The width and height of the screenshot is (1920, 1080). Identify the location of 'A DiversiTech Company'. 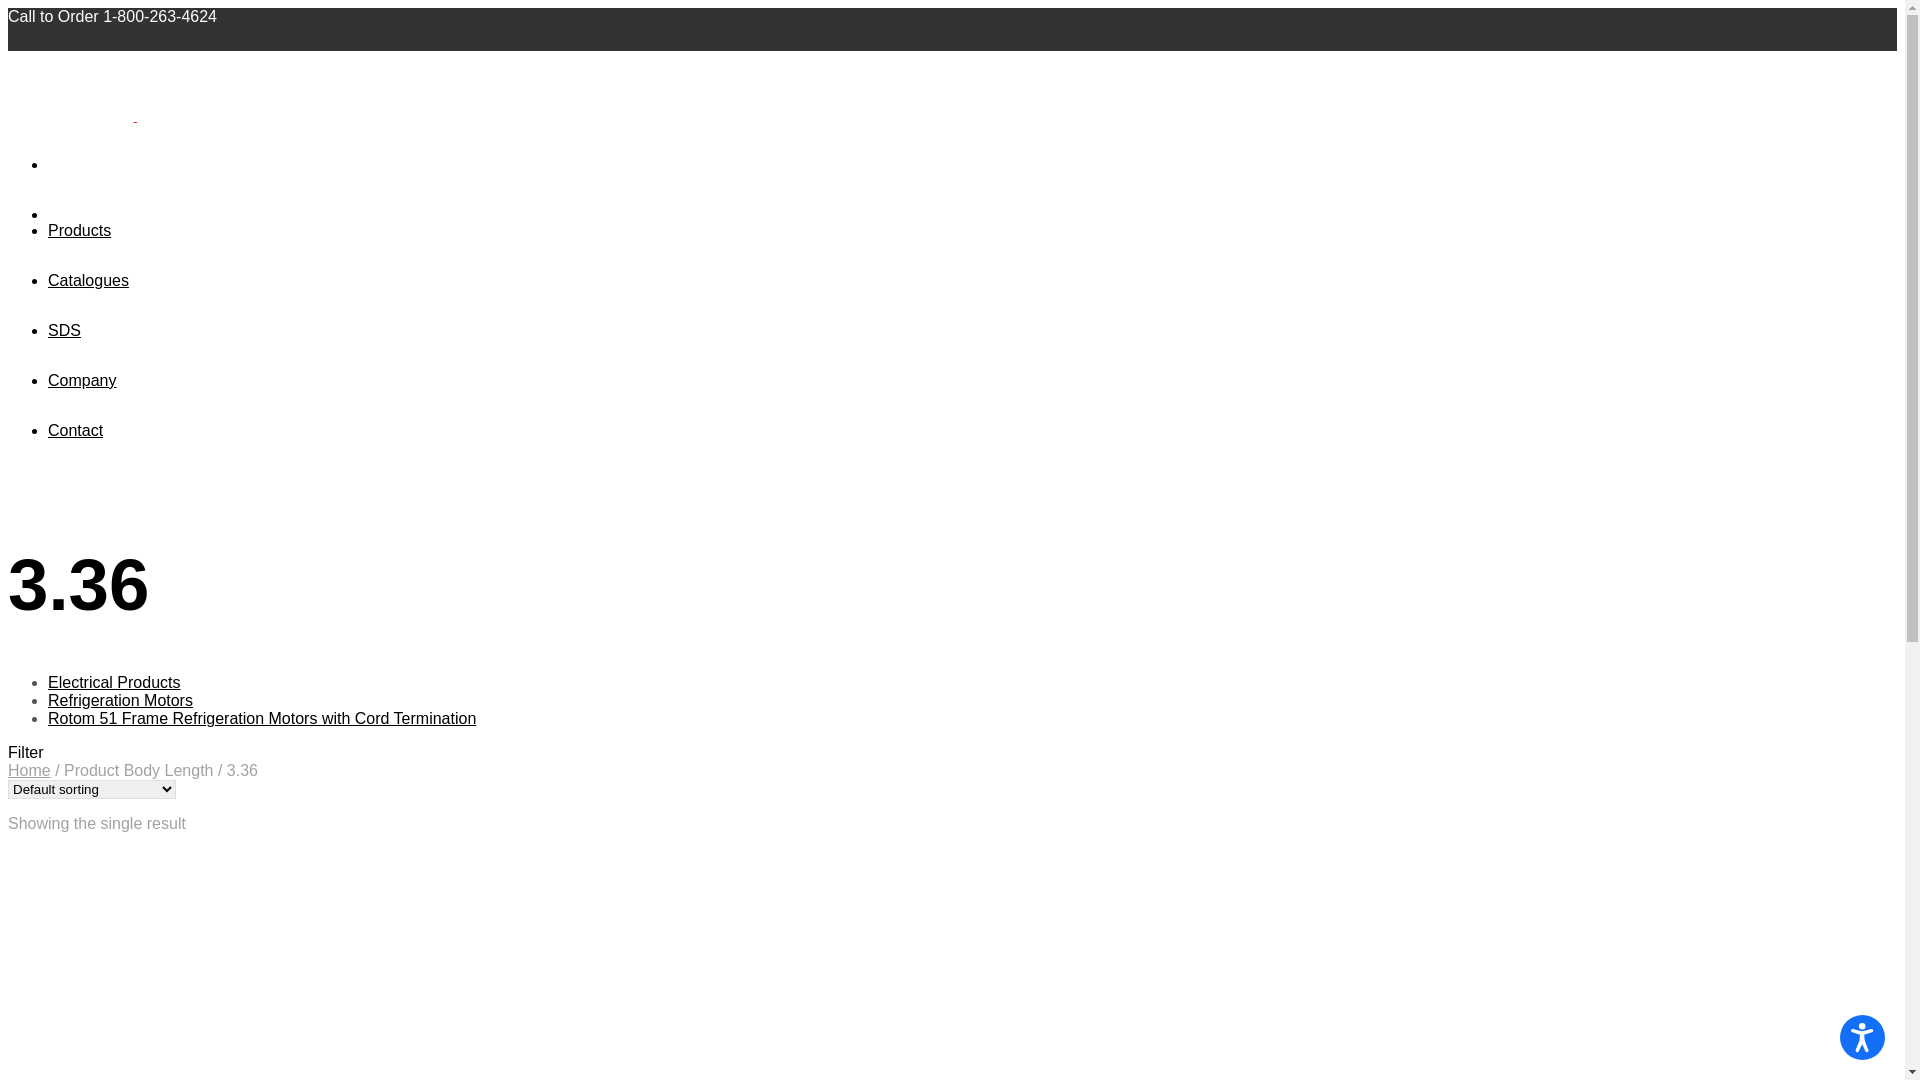
(8, 96).